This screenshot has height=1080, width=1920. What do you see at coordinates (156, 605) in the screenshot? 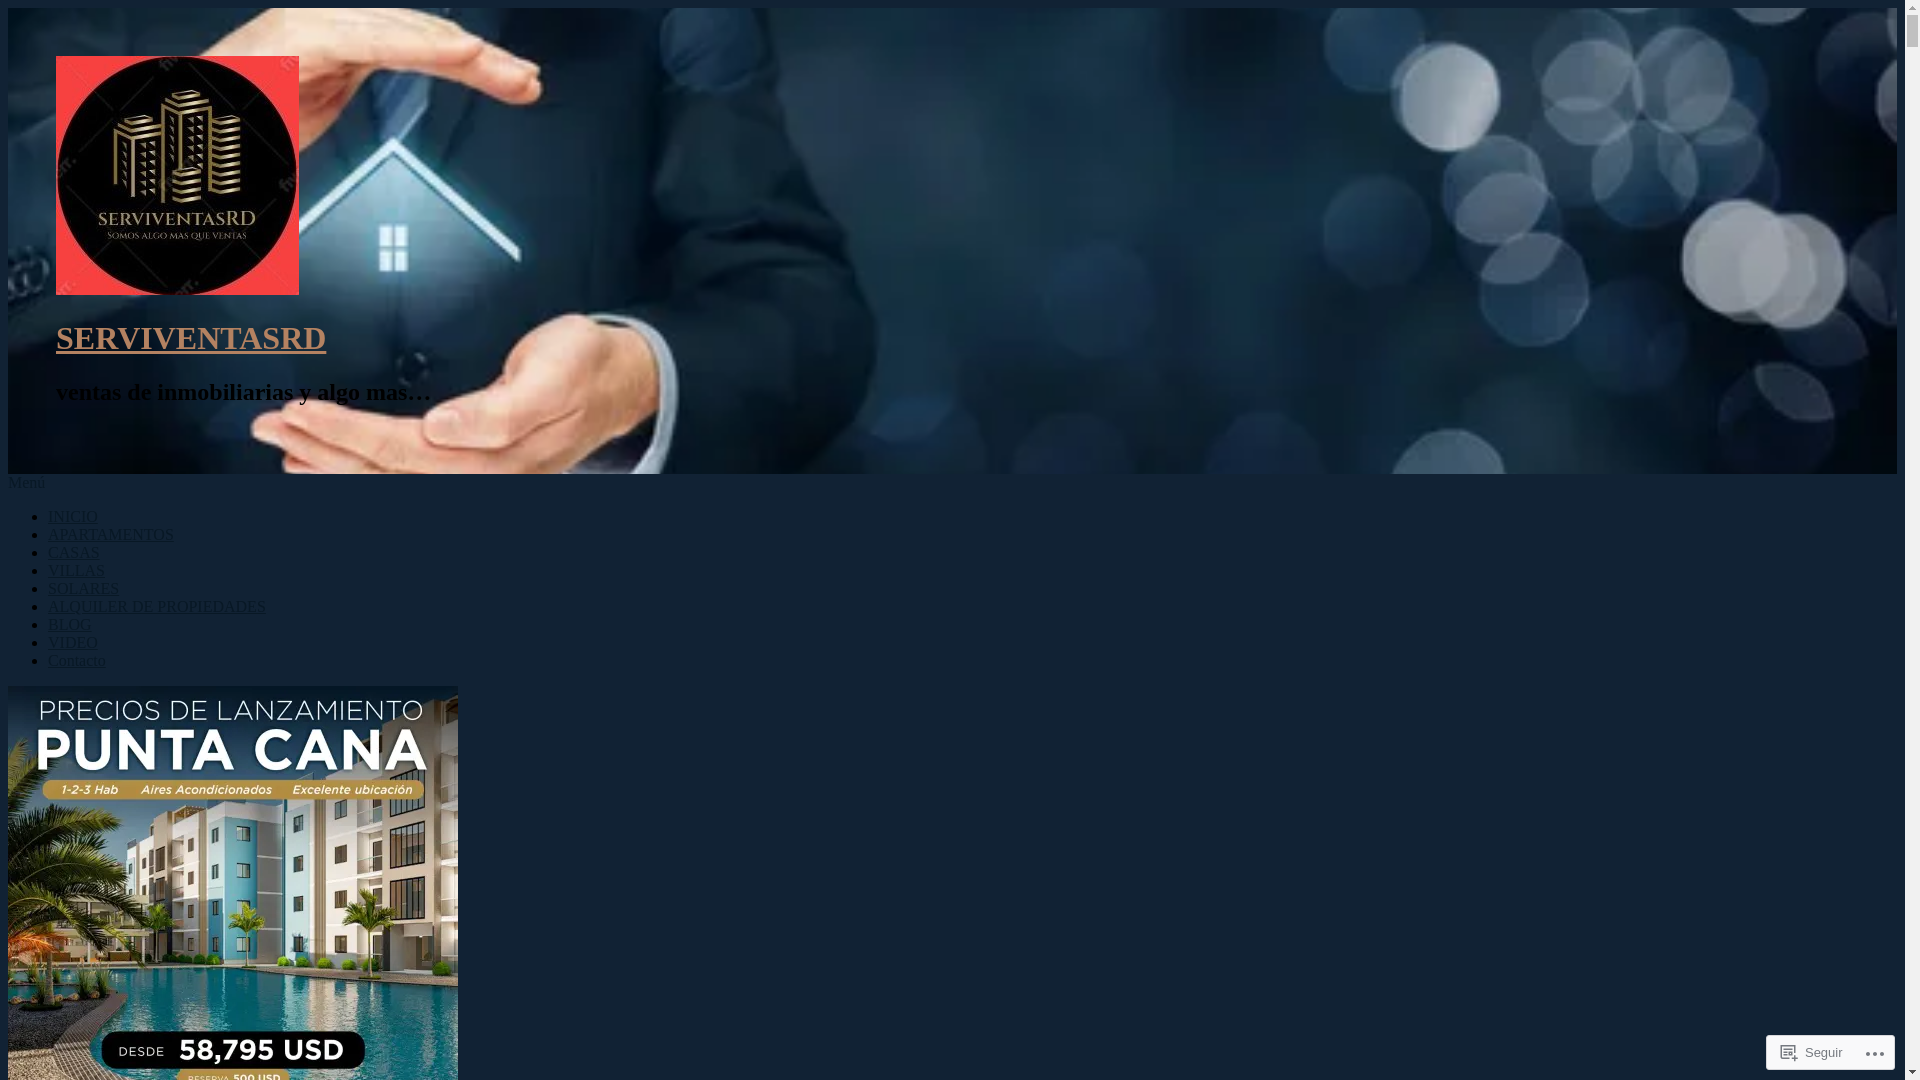
I see `'ALQUILER DE PROPIEDADES'` at bounding box center [156, 605].